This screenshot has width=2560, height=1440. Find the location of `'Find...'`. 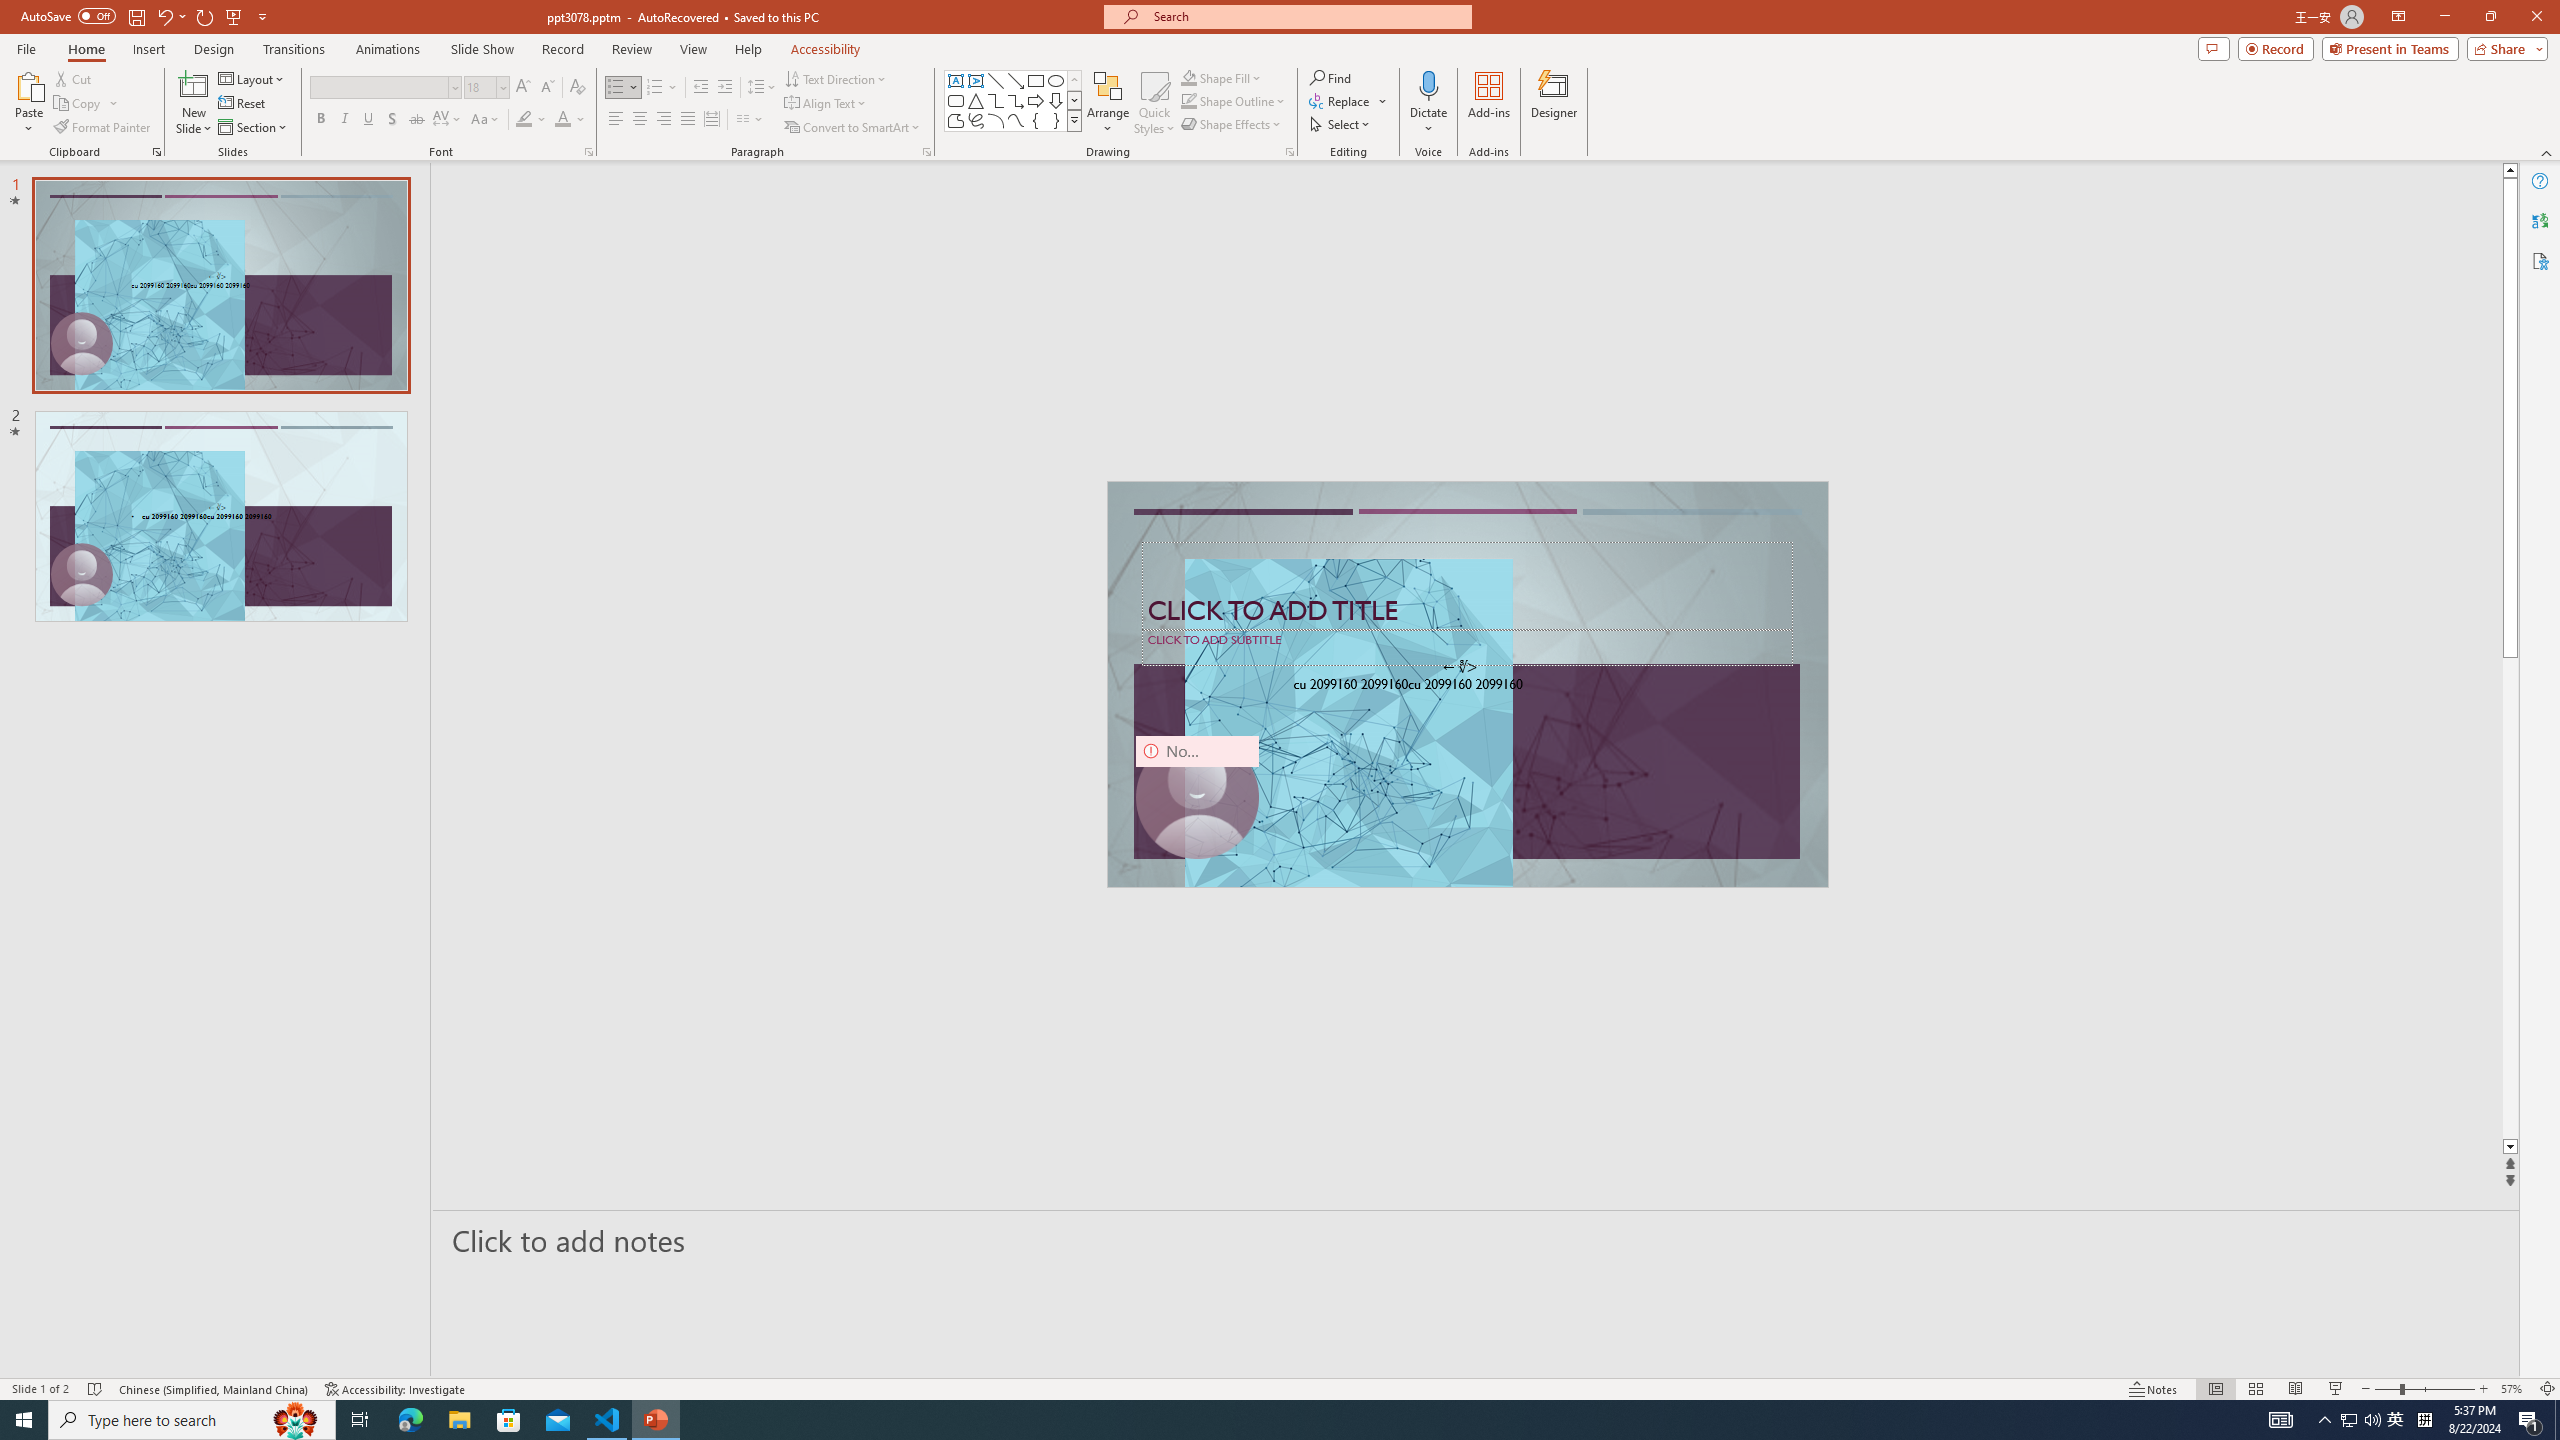

'Find...' is located at coordinates (1330, 77).